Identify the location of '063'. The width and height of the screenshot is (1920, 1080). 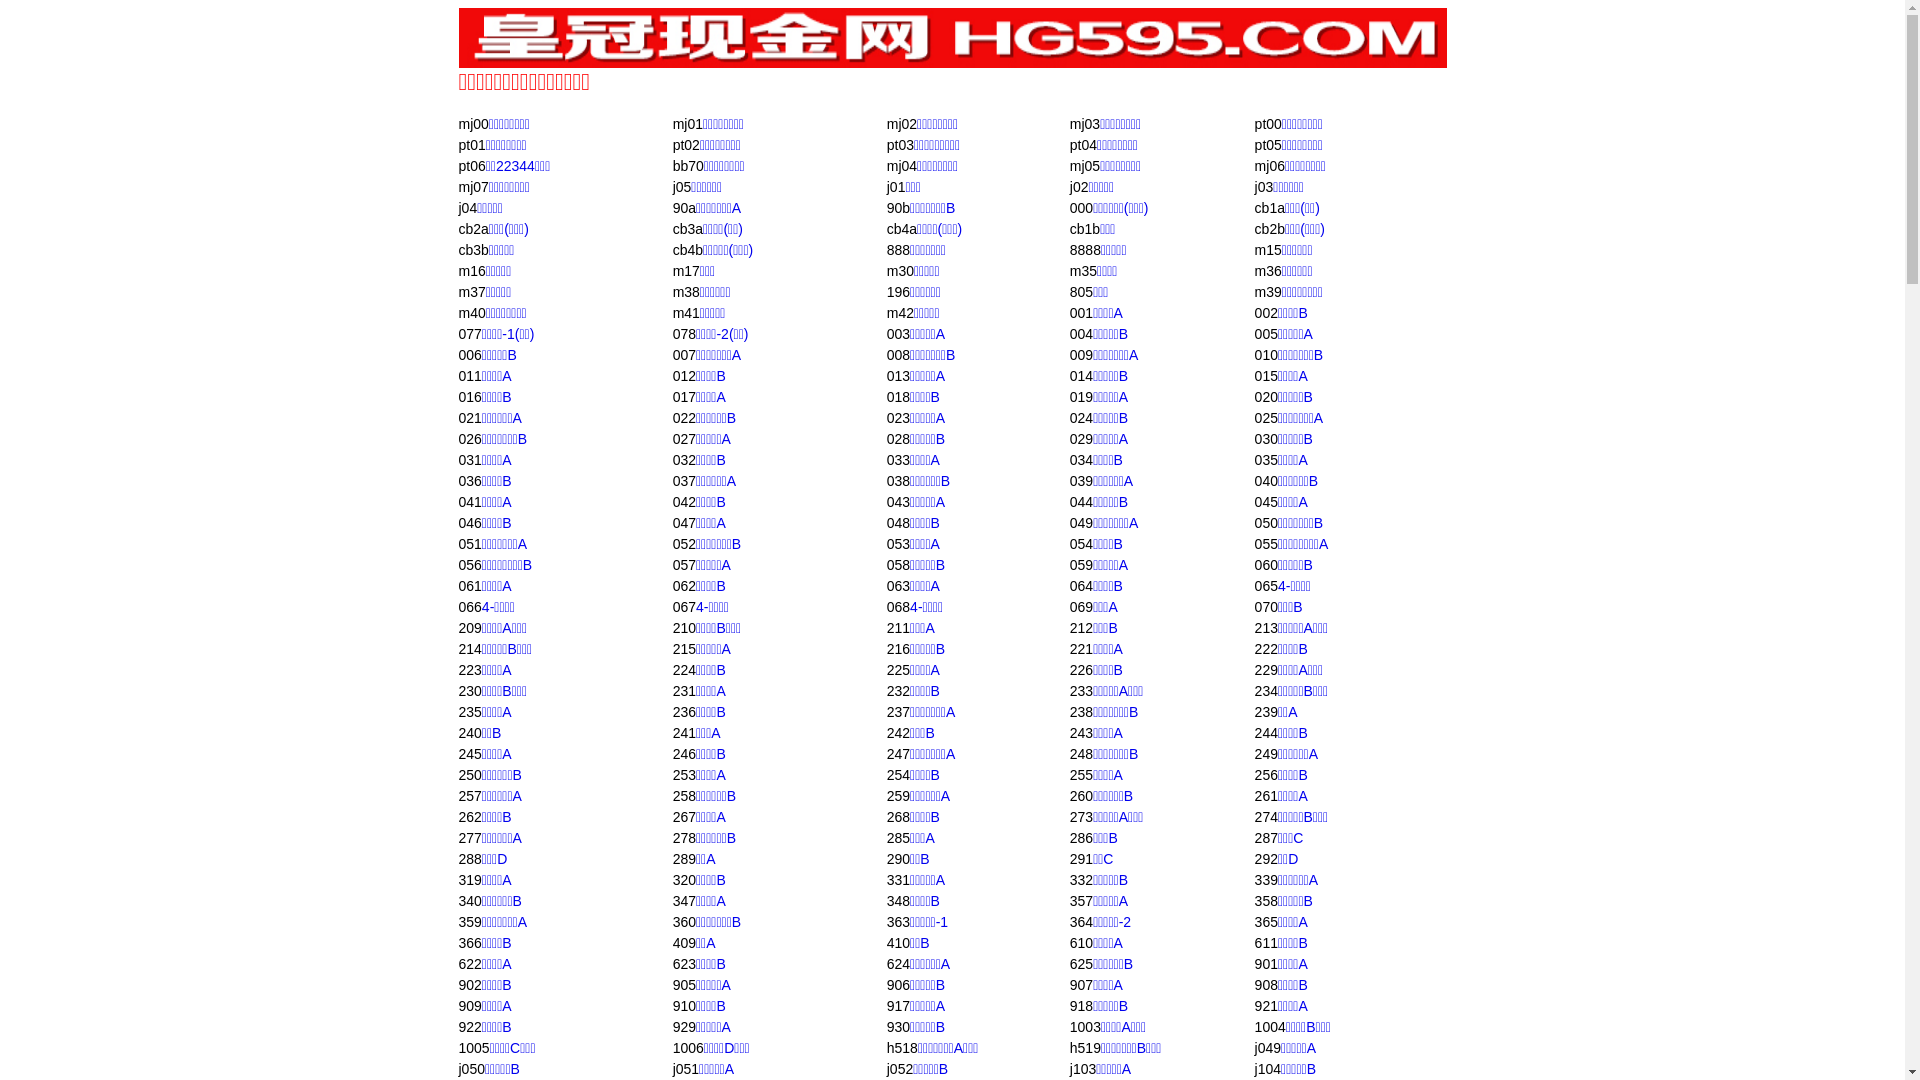
(897, 585).